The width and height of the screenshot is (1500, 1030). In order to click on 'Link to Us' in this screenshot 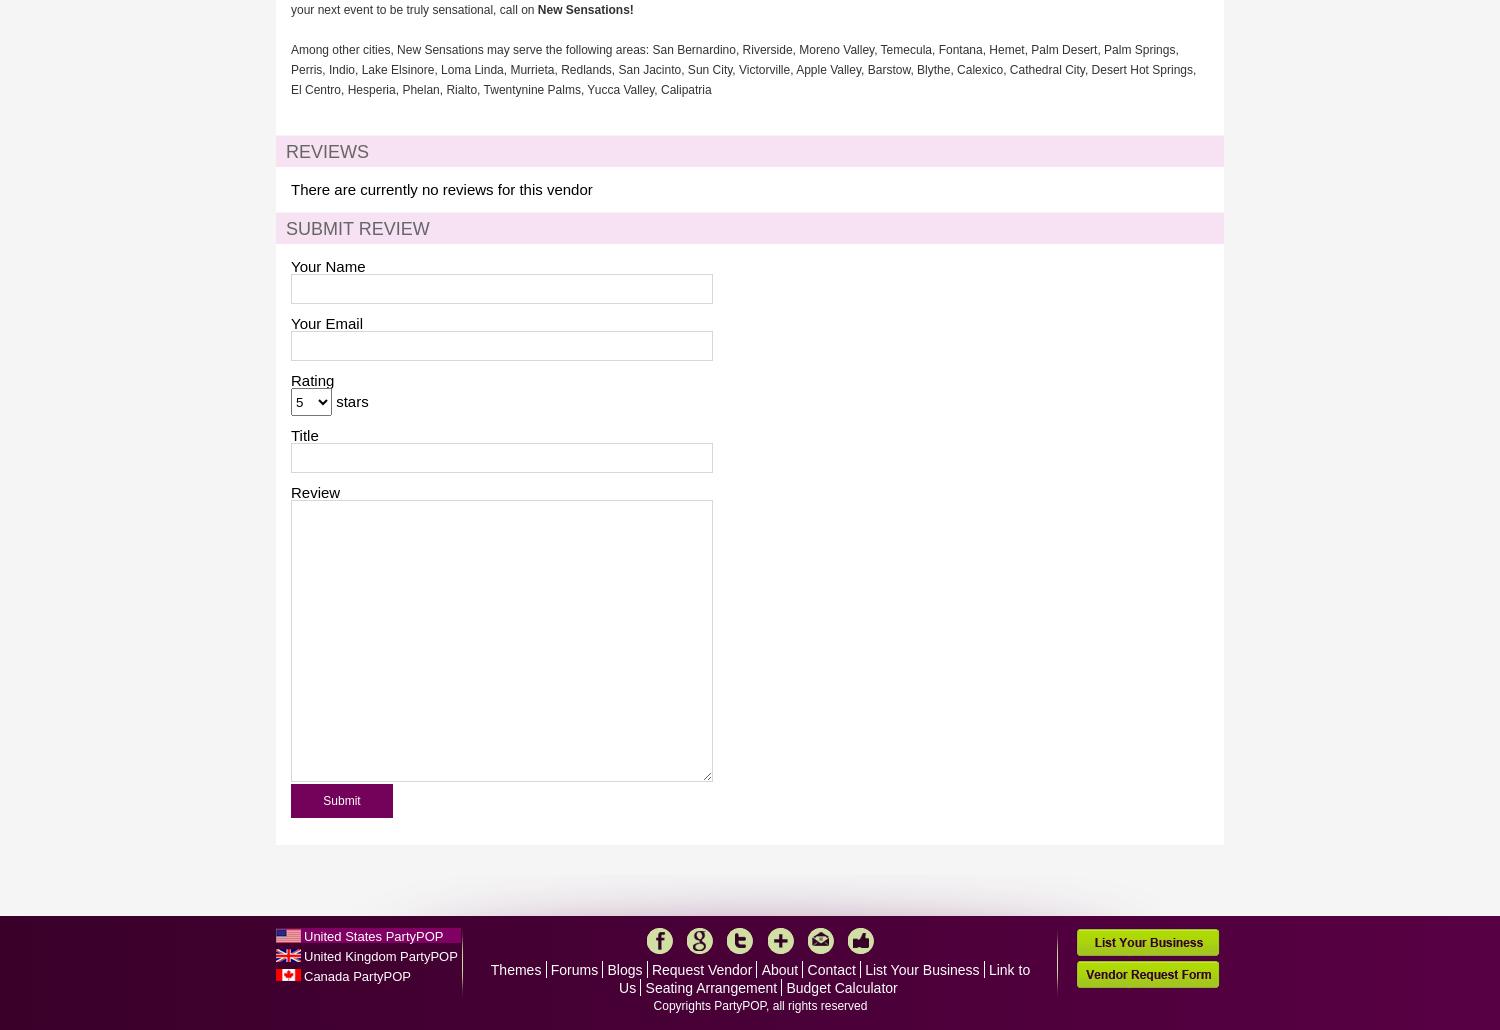, I will do `click(823, 978)`.